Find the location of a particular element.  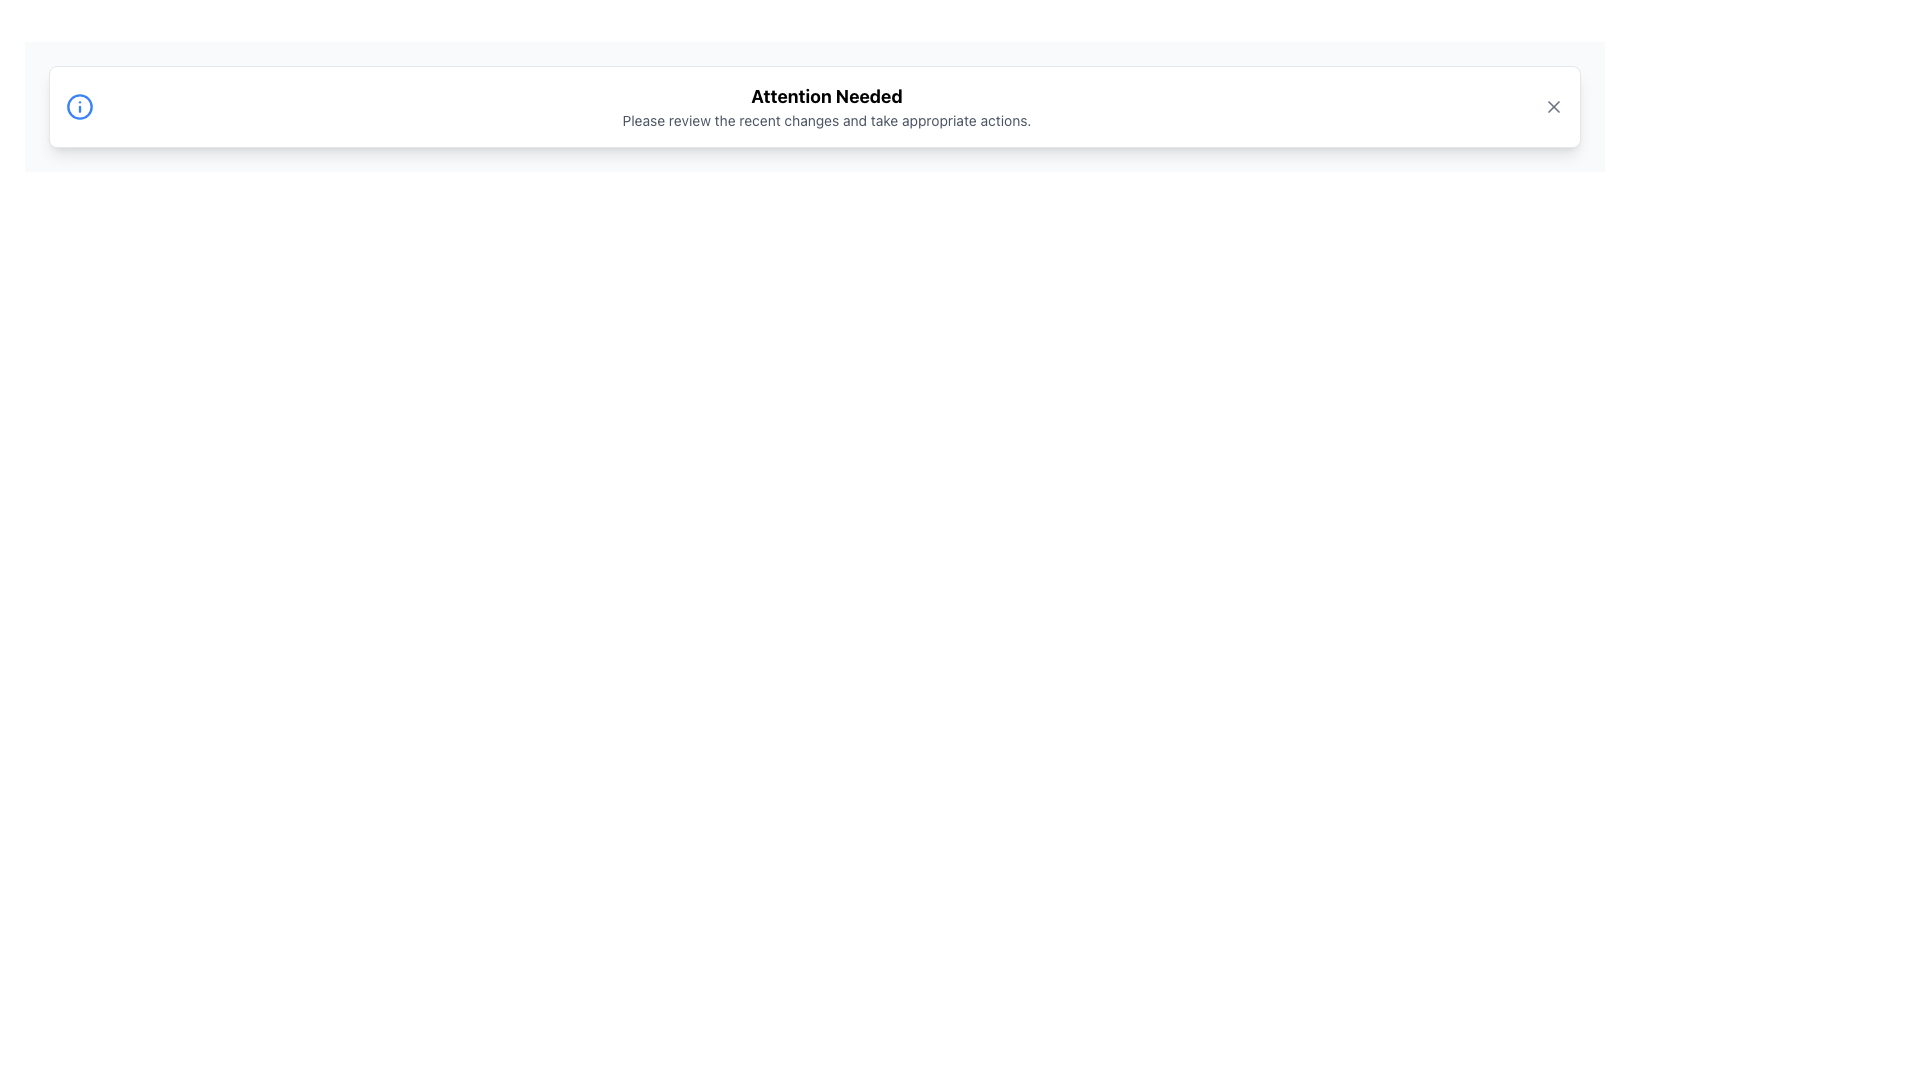

the small gray 'X' icon at the top-right corner of the notification box to change its color is located at coordinates (1553, 107).